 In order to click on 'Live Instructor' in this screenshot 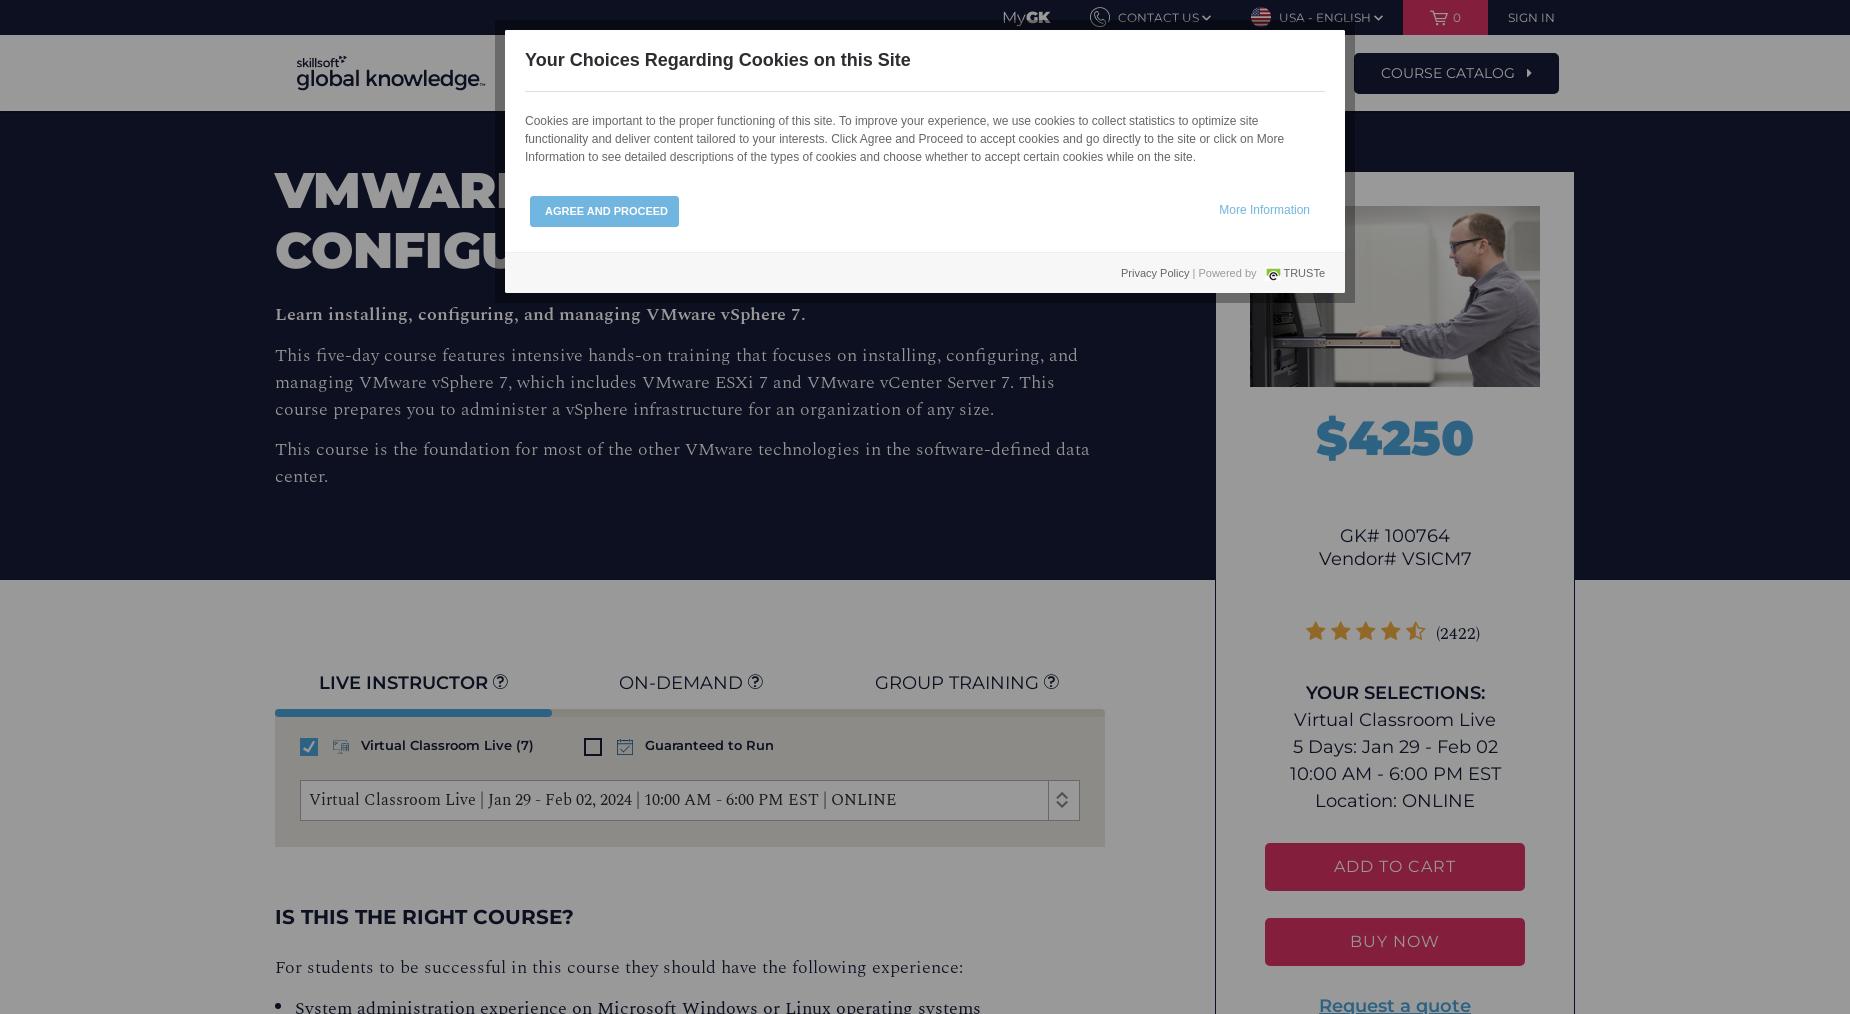, I will do `click(405, 682)`.